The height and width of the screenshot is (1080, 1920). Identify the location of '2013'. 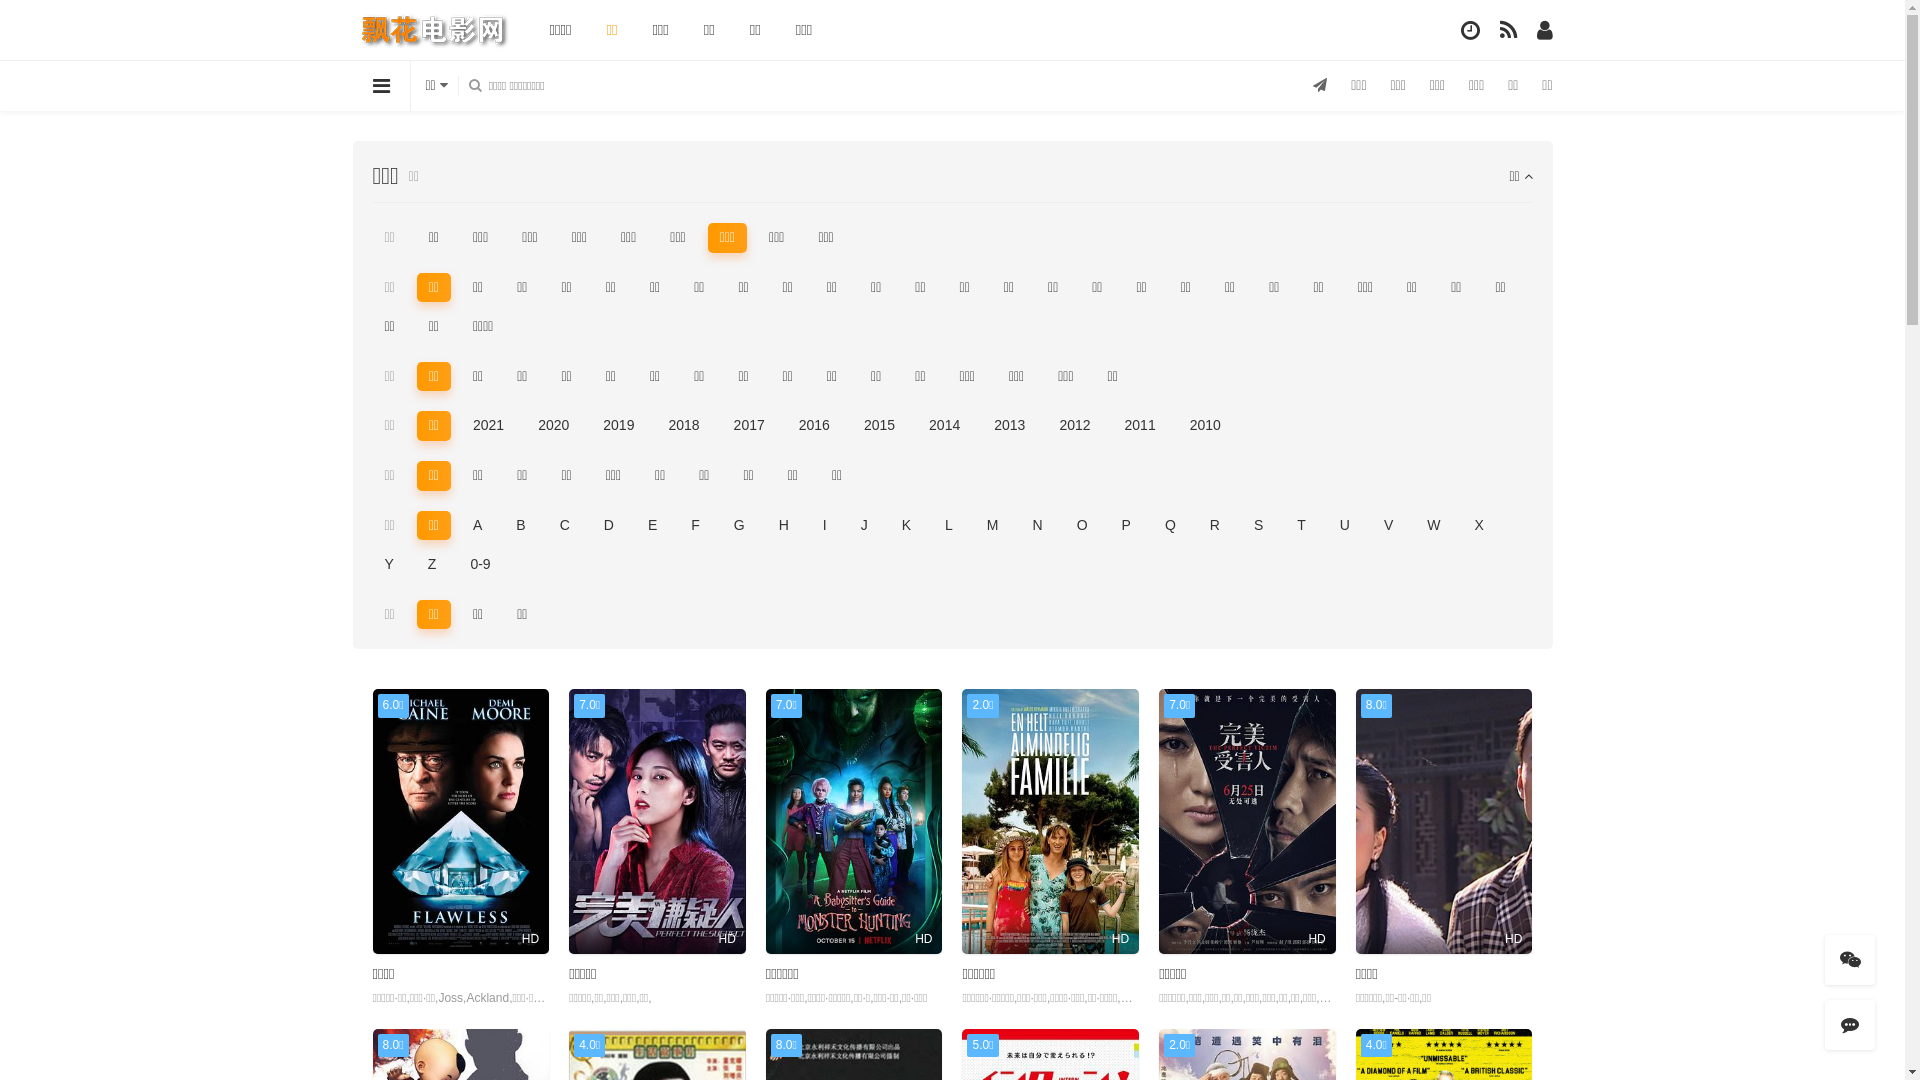
(1009, 424).